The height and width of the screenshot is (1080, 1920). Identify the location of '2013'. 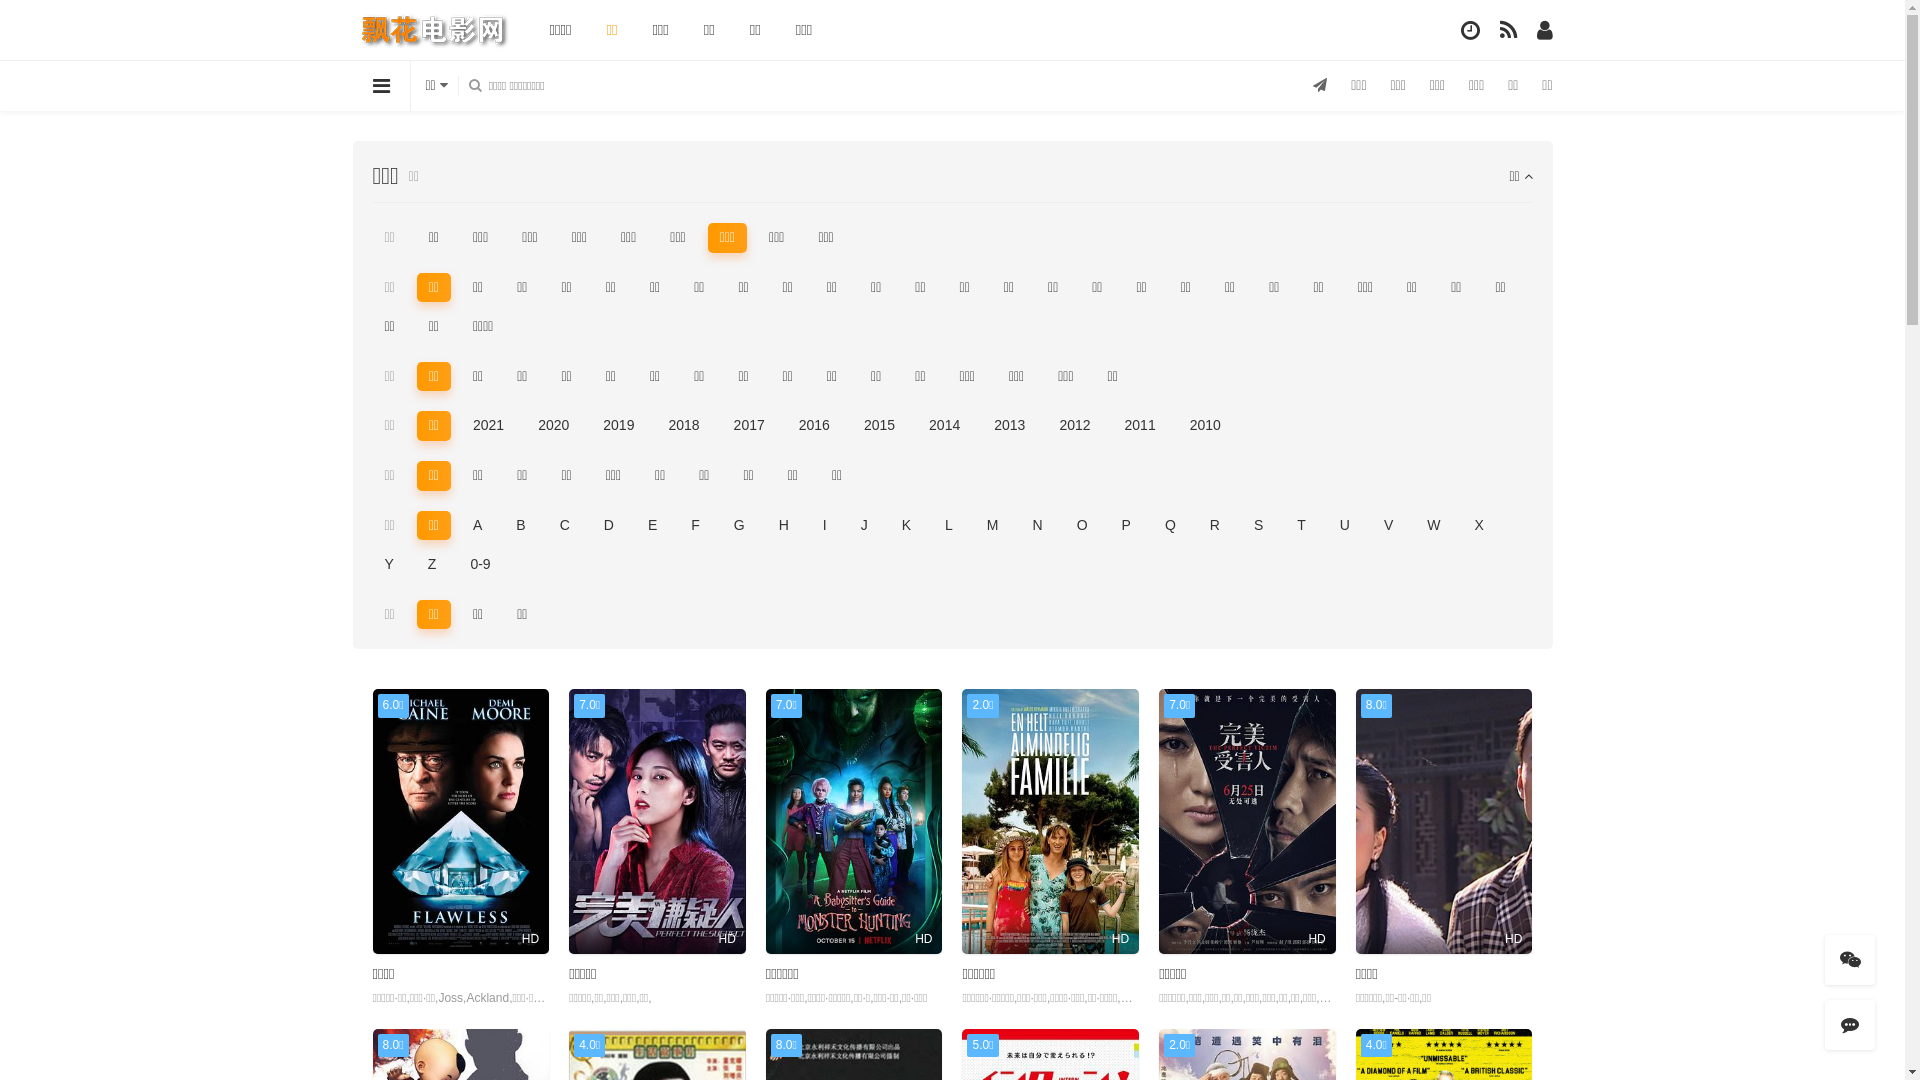
(1009, 424).